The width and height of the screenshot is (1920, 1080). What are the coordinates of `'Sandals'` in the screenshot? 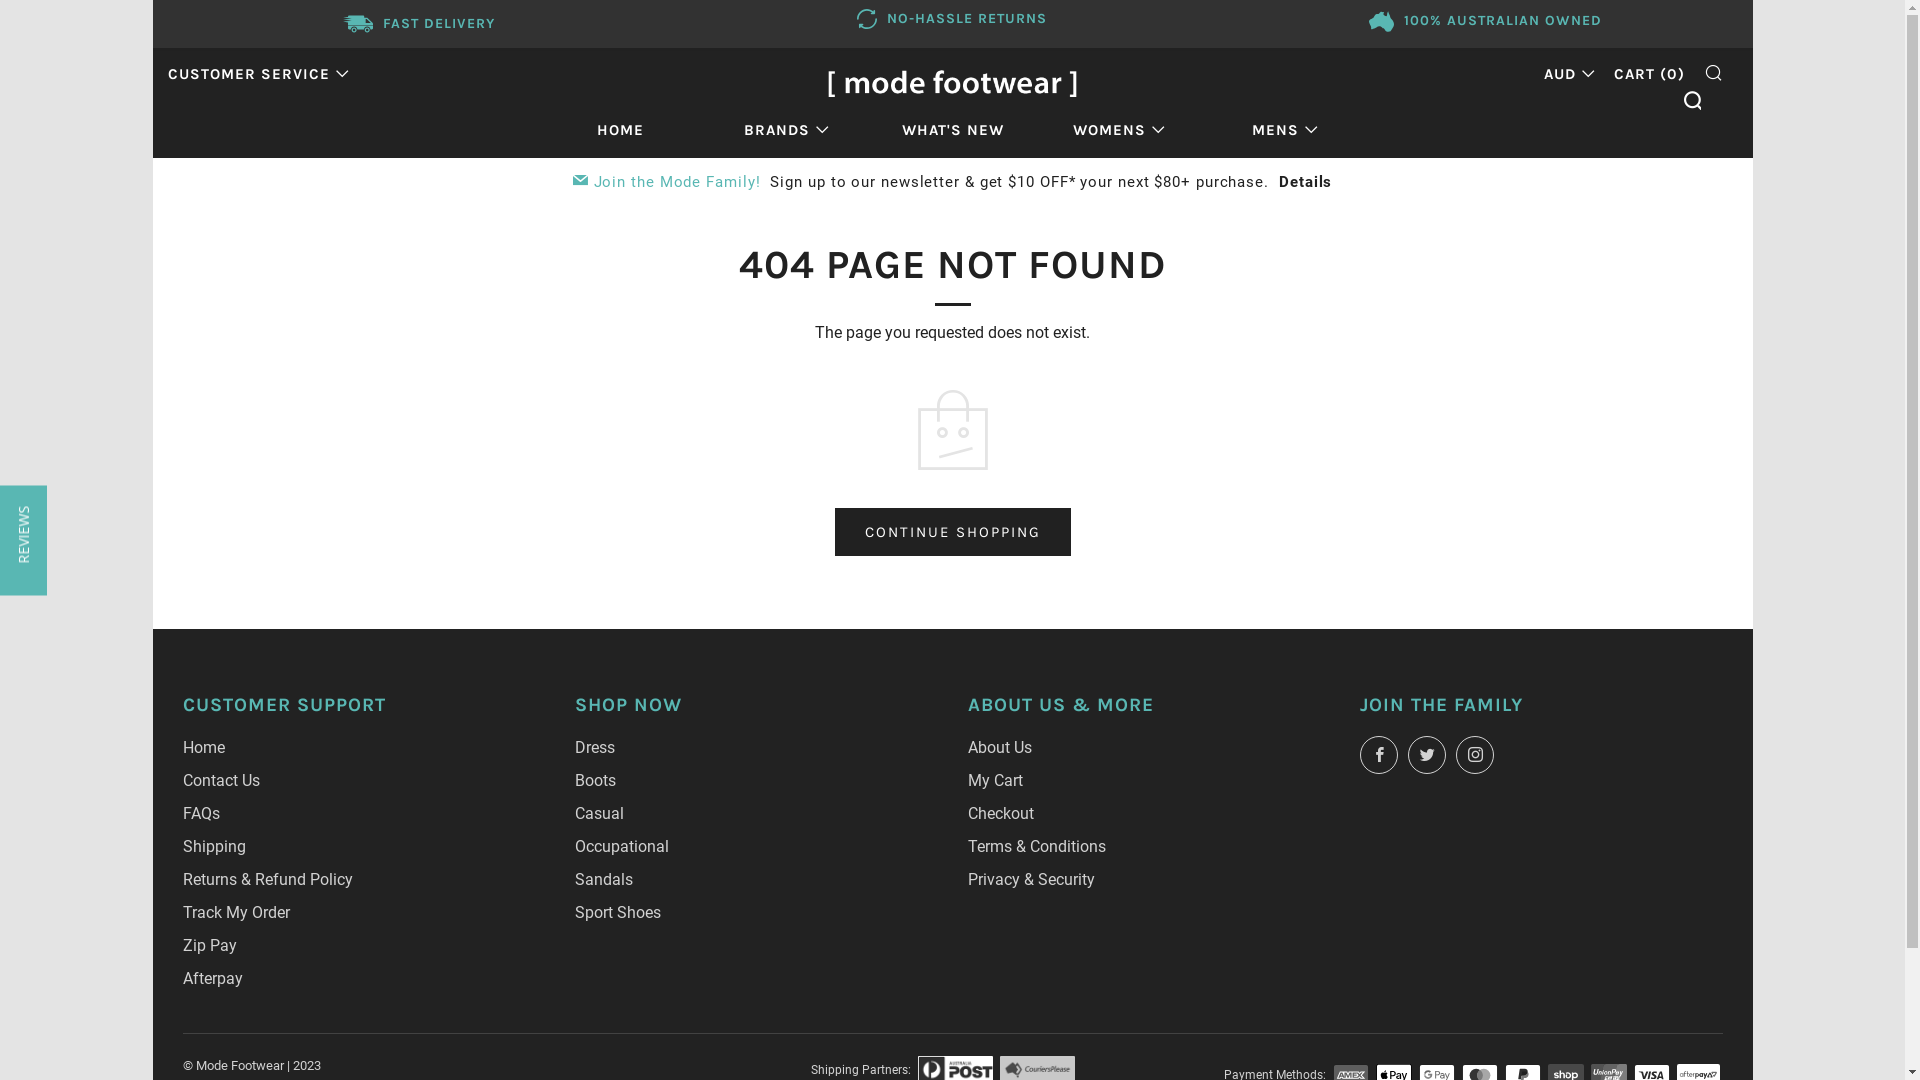 It's located at (603, 878).